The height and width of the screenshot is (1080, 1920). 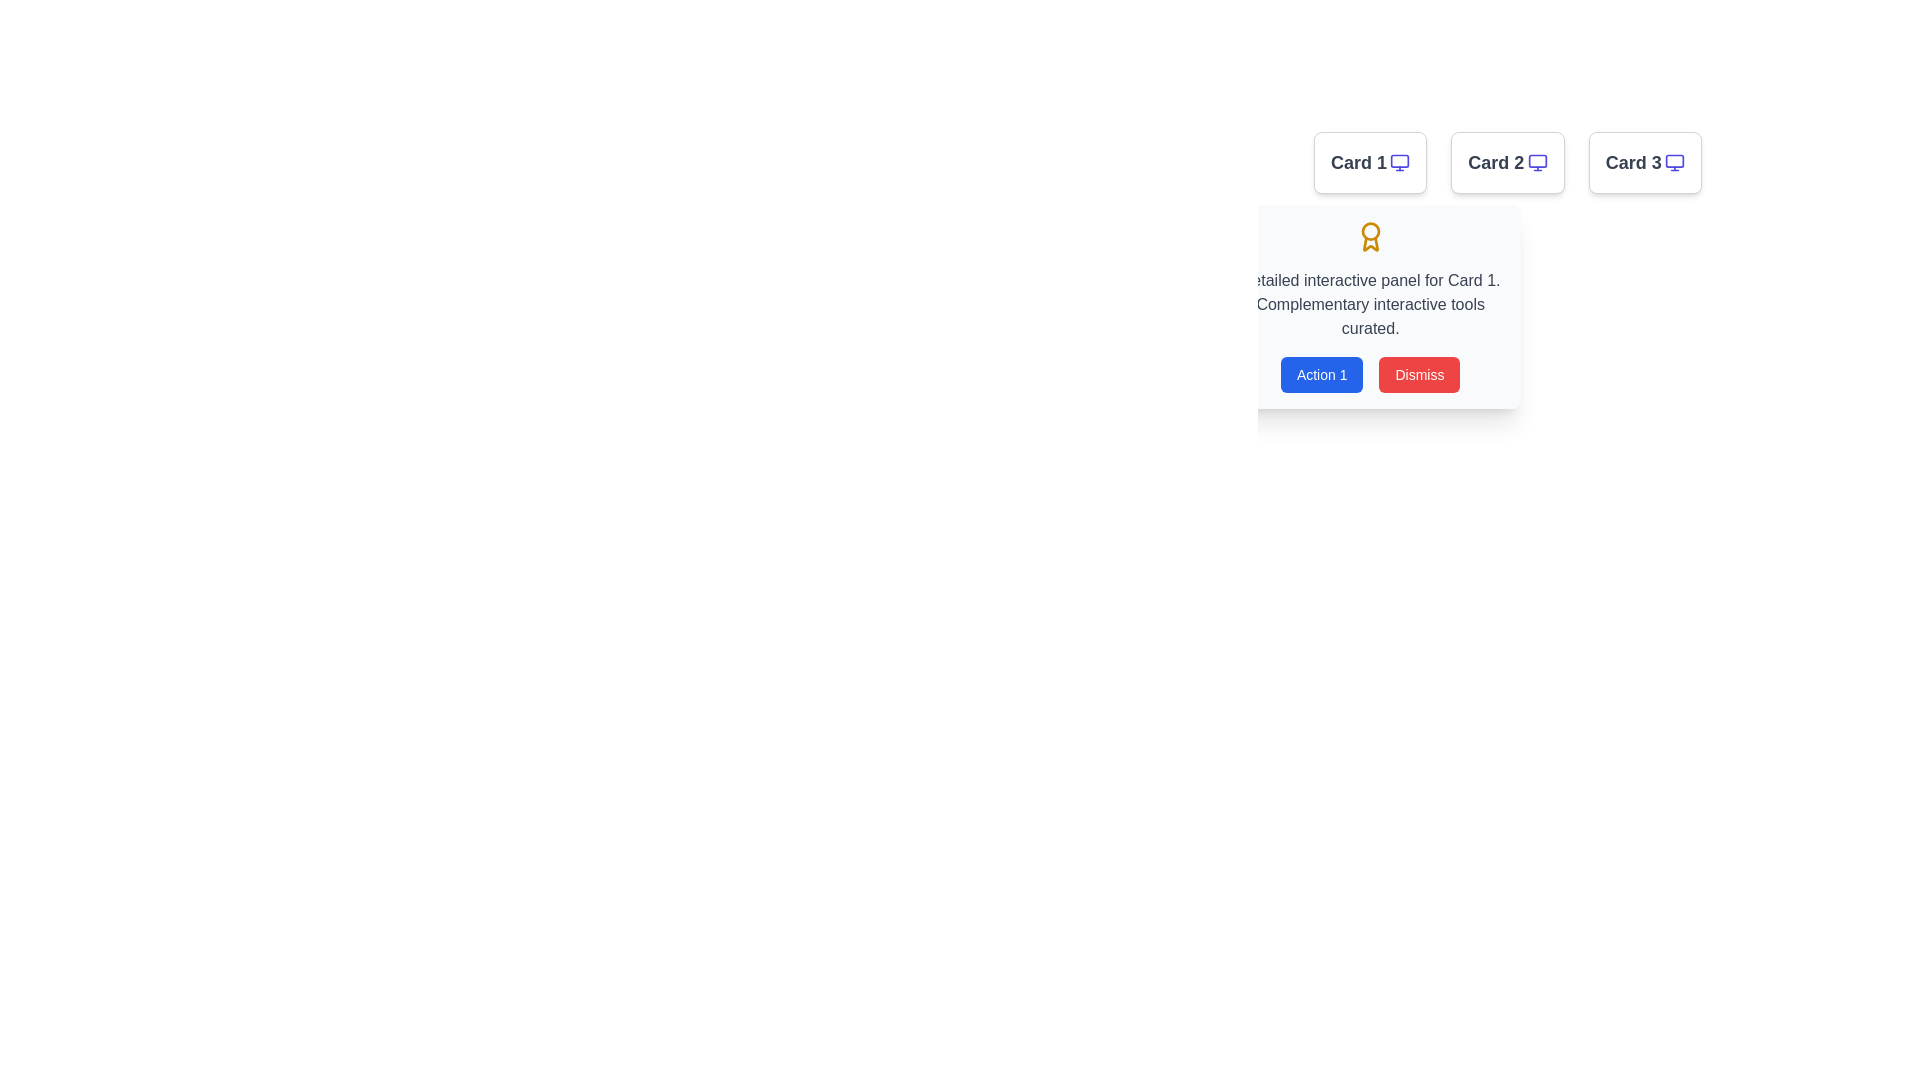 I want to click on the text label identifying 'Card 3', located at the top-right corner of the interface, so click(x=1633, y=161).